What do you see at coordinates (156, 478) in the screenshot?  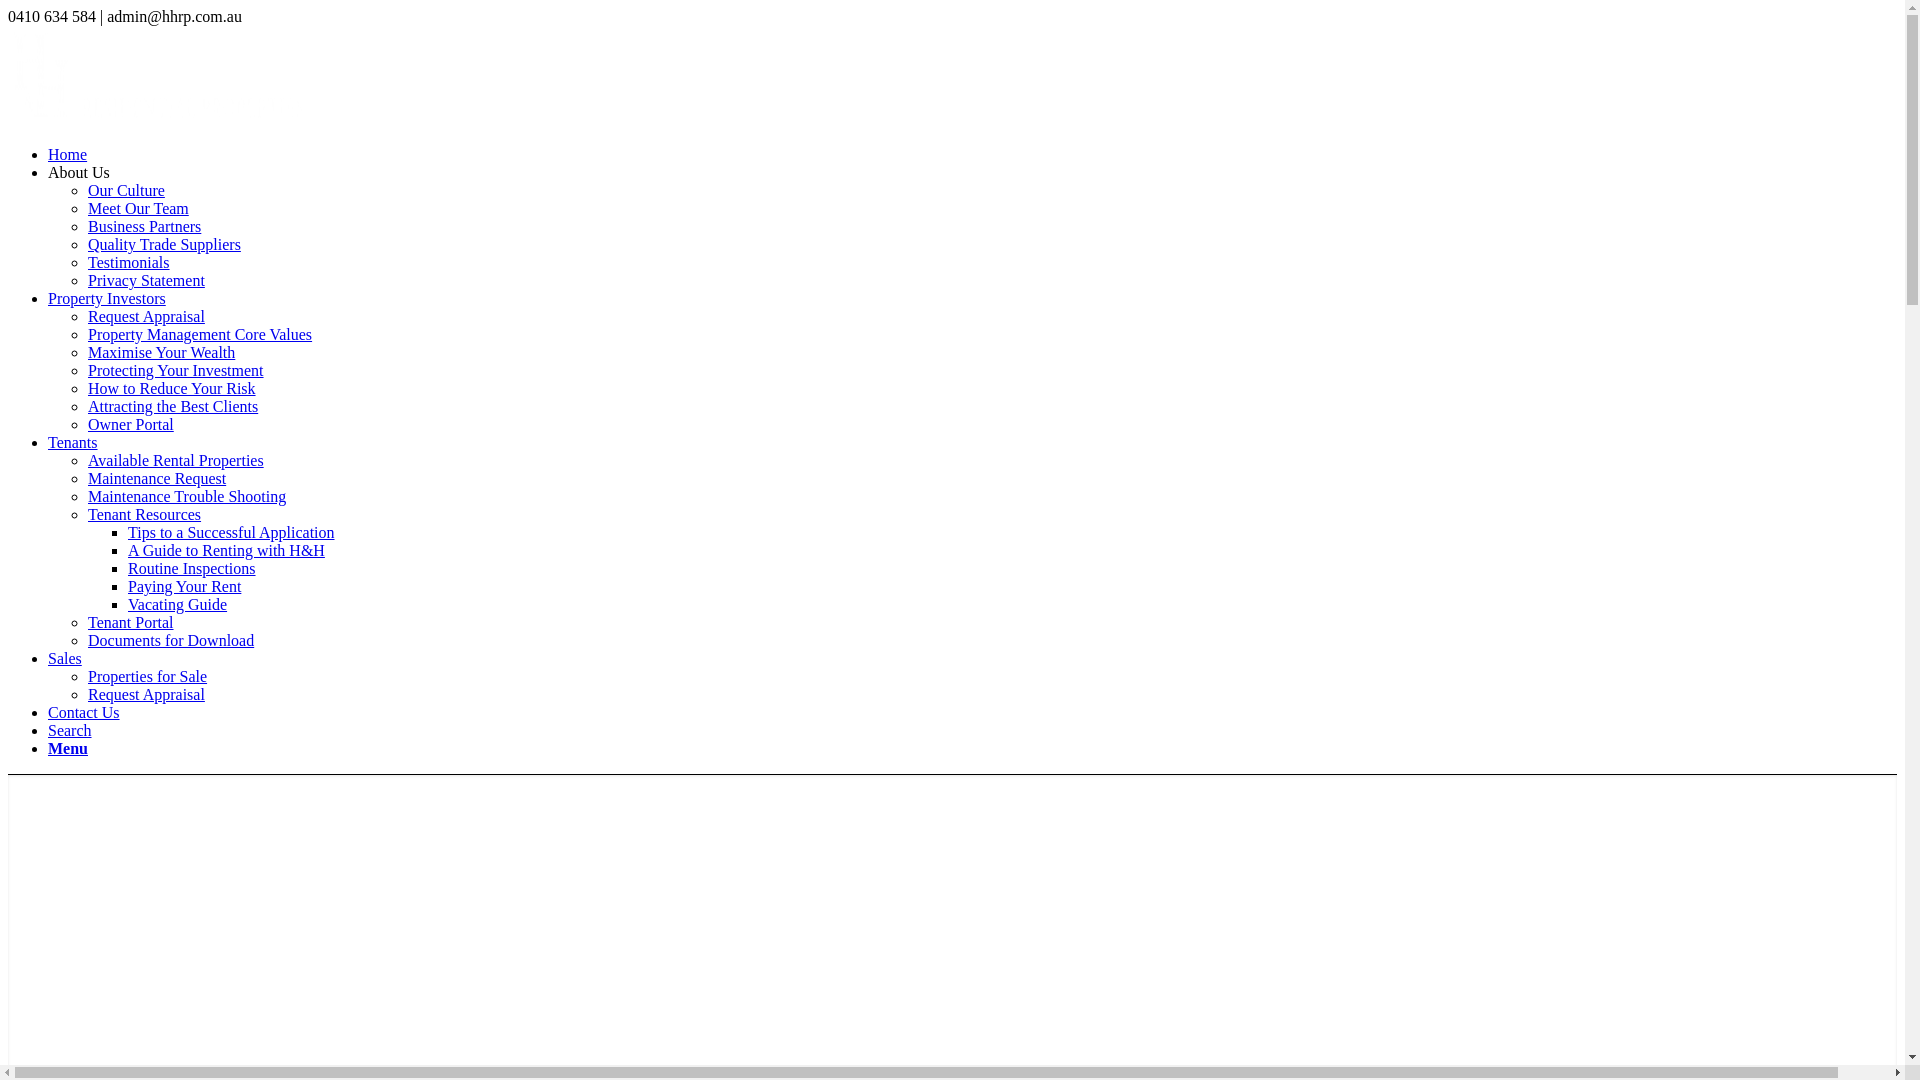 I see `'Maintenance Request'` at bounding box center [156, 478].